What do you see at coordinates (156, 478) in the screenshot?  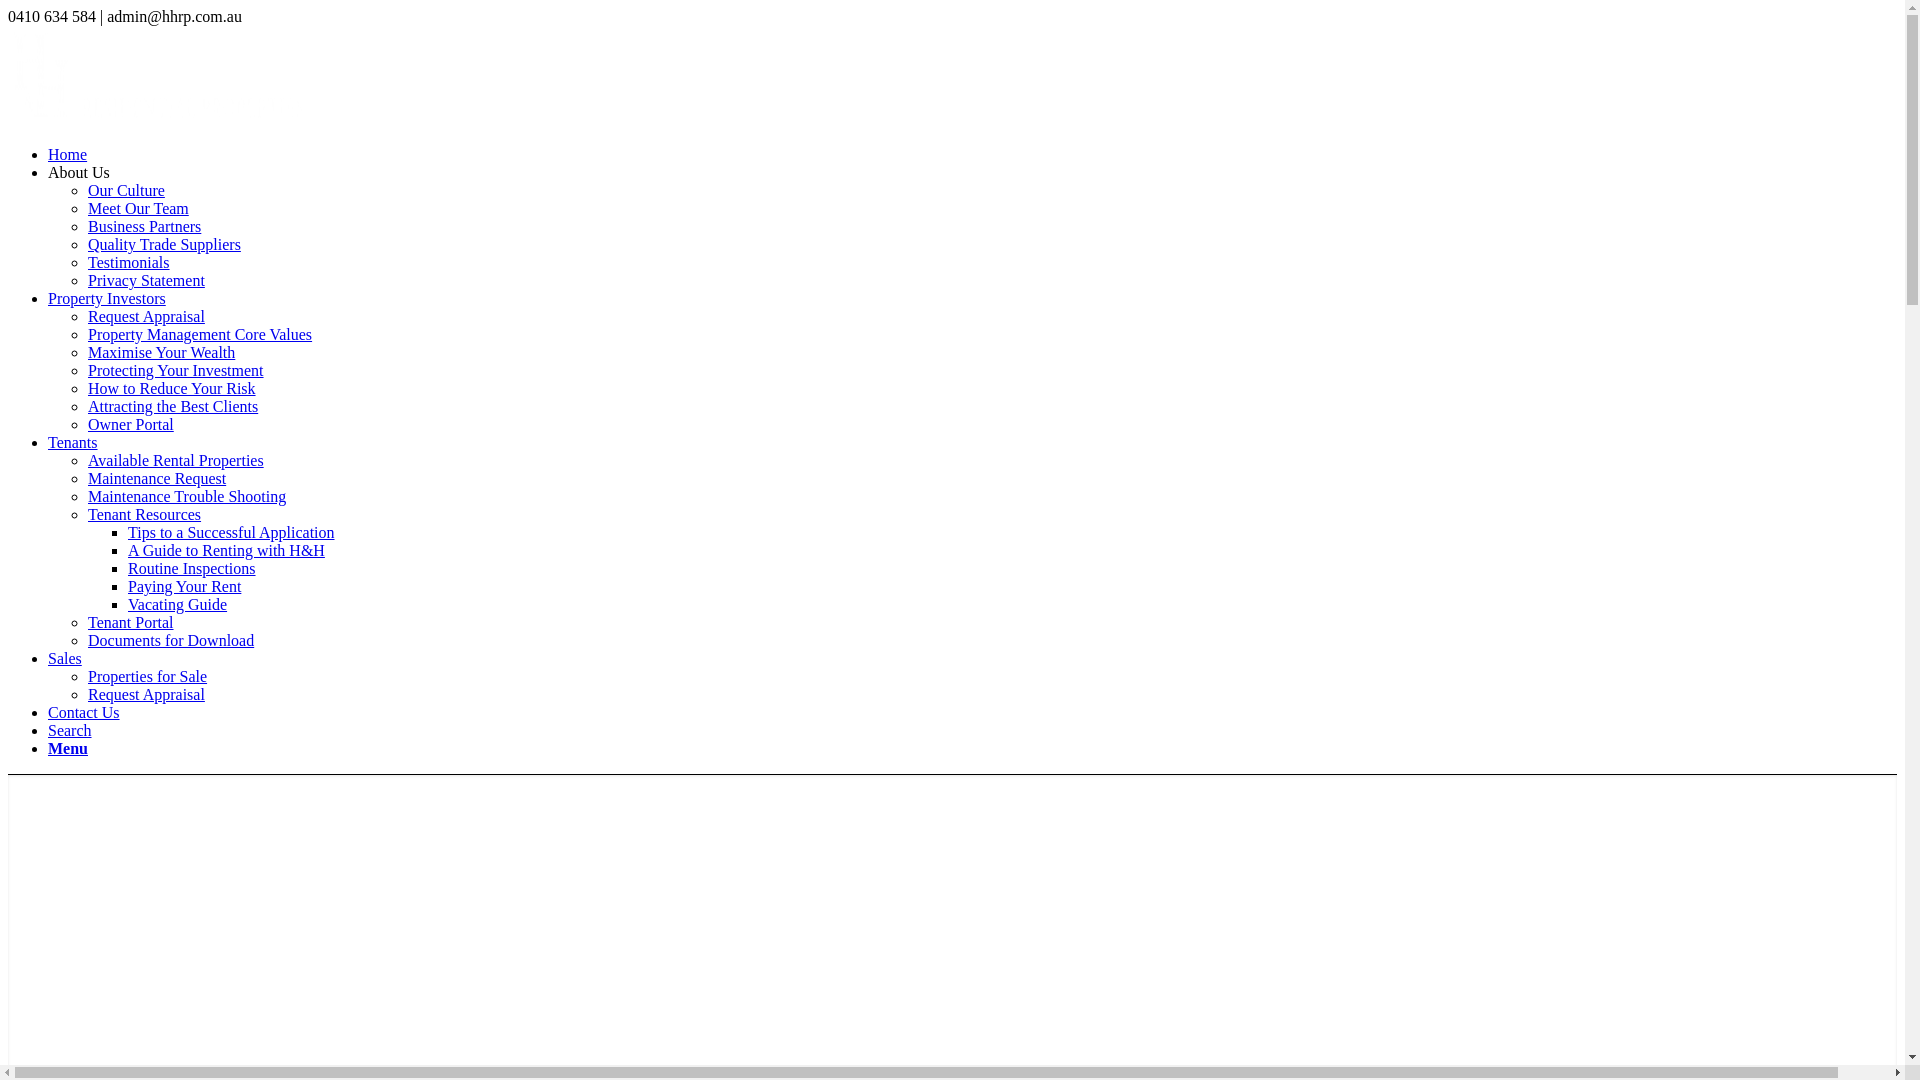 I see `'Maintenance Request'` at bounding box center [156, 478].